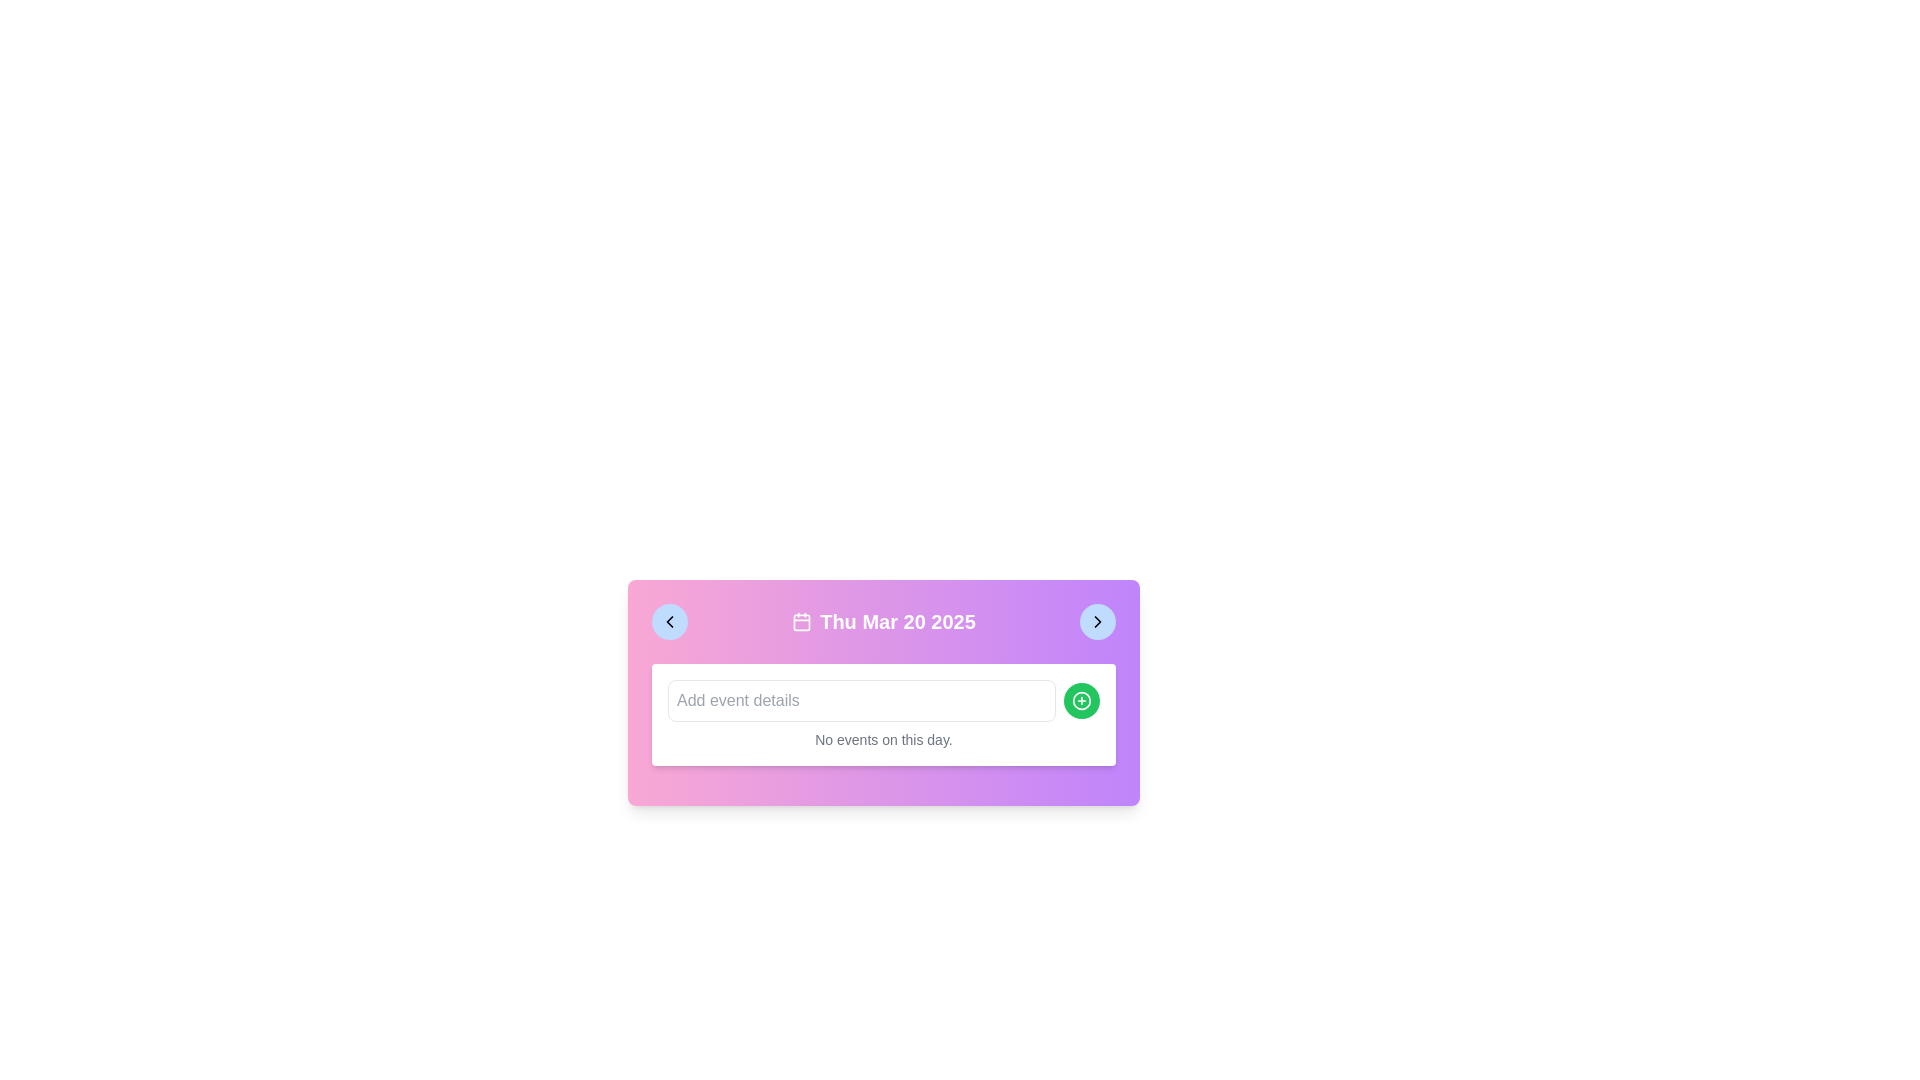 The image size is (1920, 1080). What do you see at coordinates (1097, 620) in the screenshot?
I see `the right-facing chevron icon within the circular button located in the top-right corner of the event management card` at bounding box center [1097, 620].